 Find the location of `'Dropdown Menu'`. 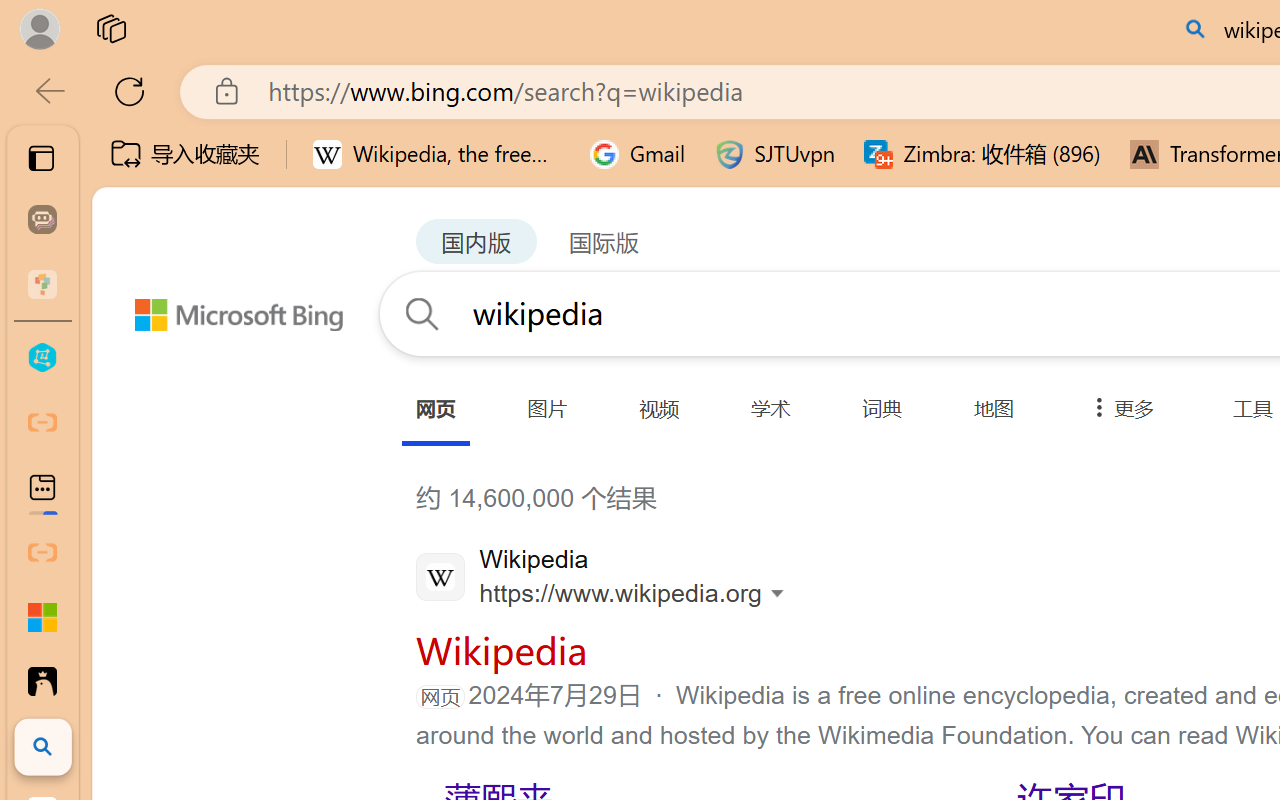

'Dropdown Menu' is located at coordinates (1117, 408).